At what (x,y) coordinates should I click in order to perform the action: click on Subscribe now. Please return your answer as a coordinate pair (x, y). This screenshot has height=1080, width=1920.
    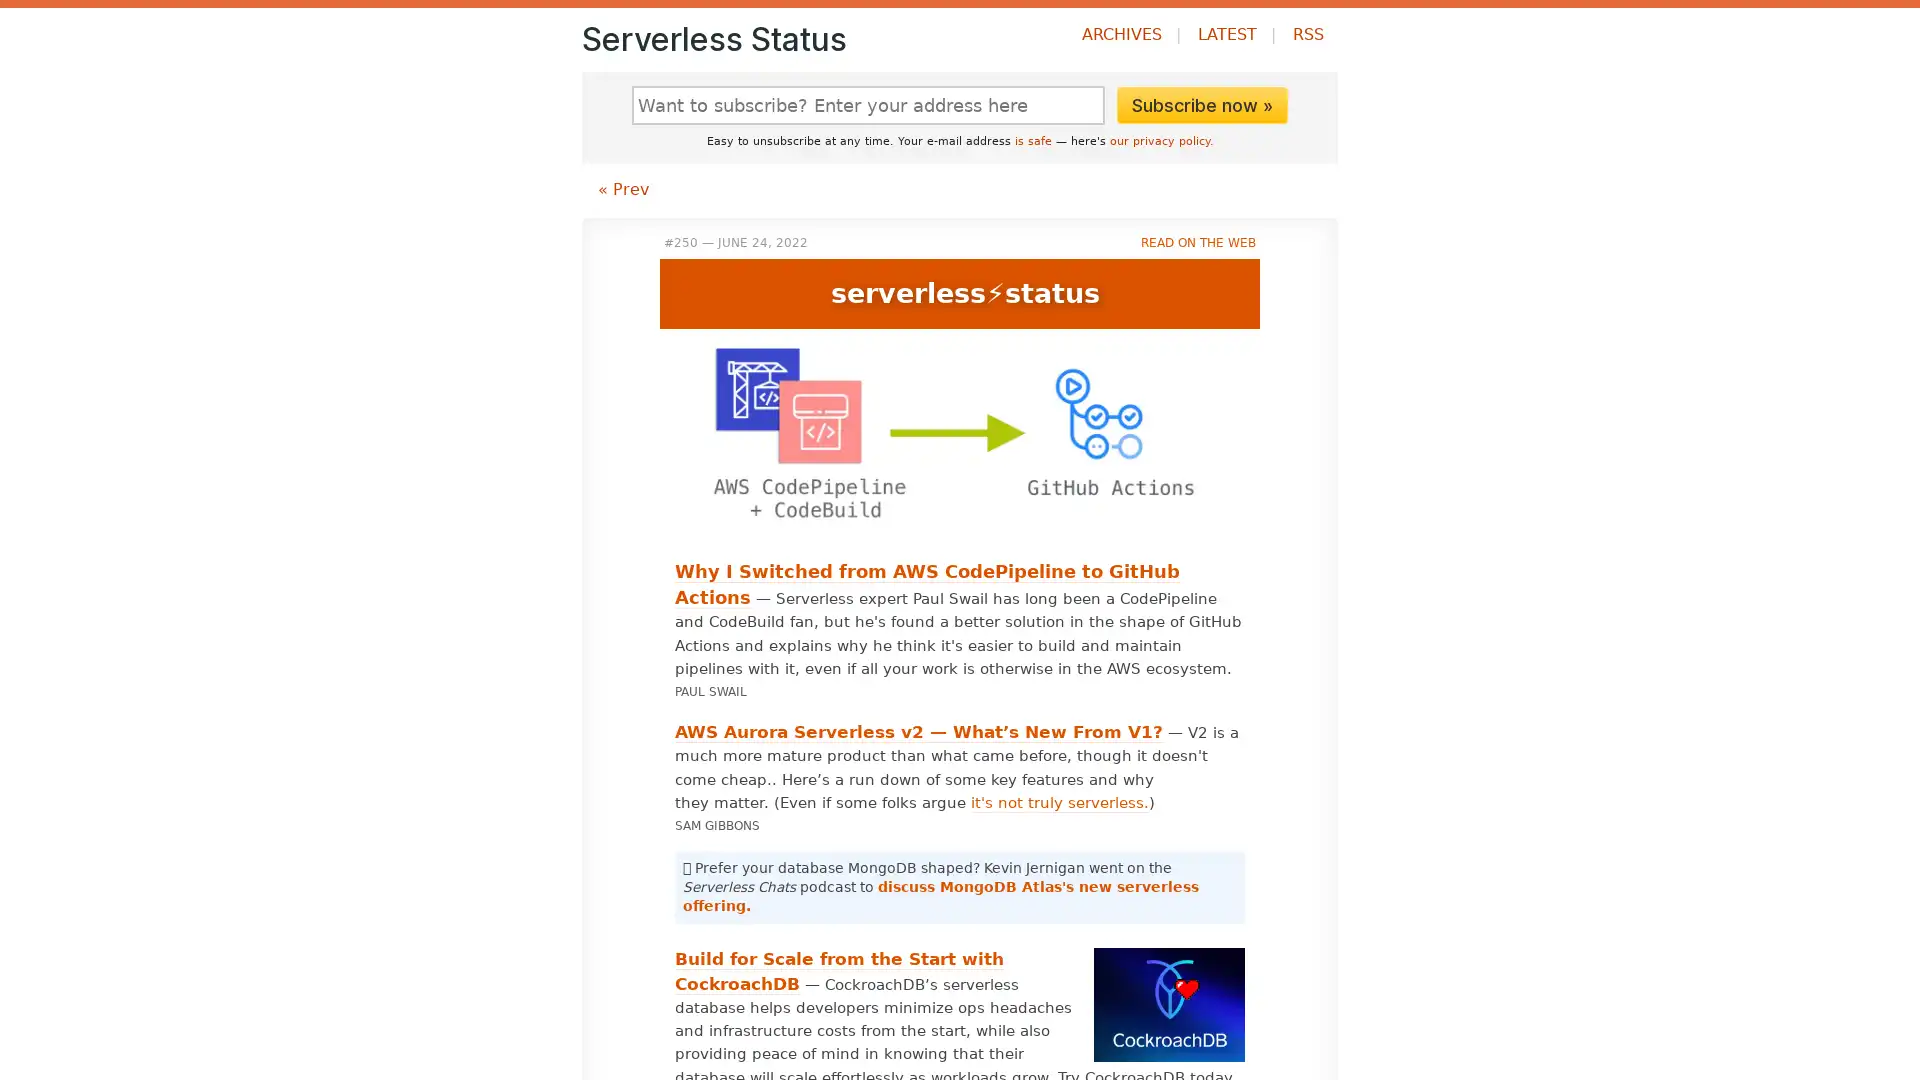
    Looking at the image, I should click on (1201, 105).